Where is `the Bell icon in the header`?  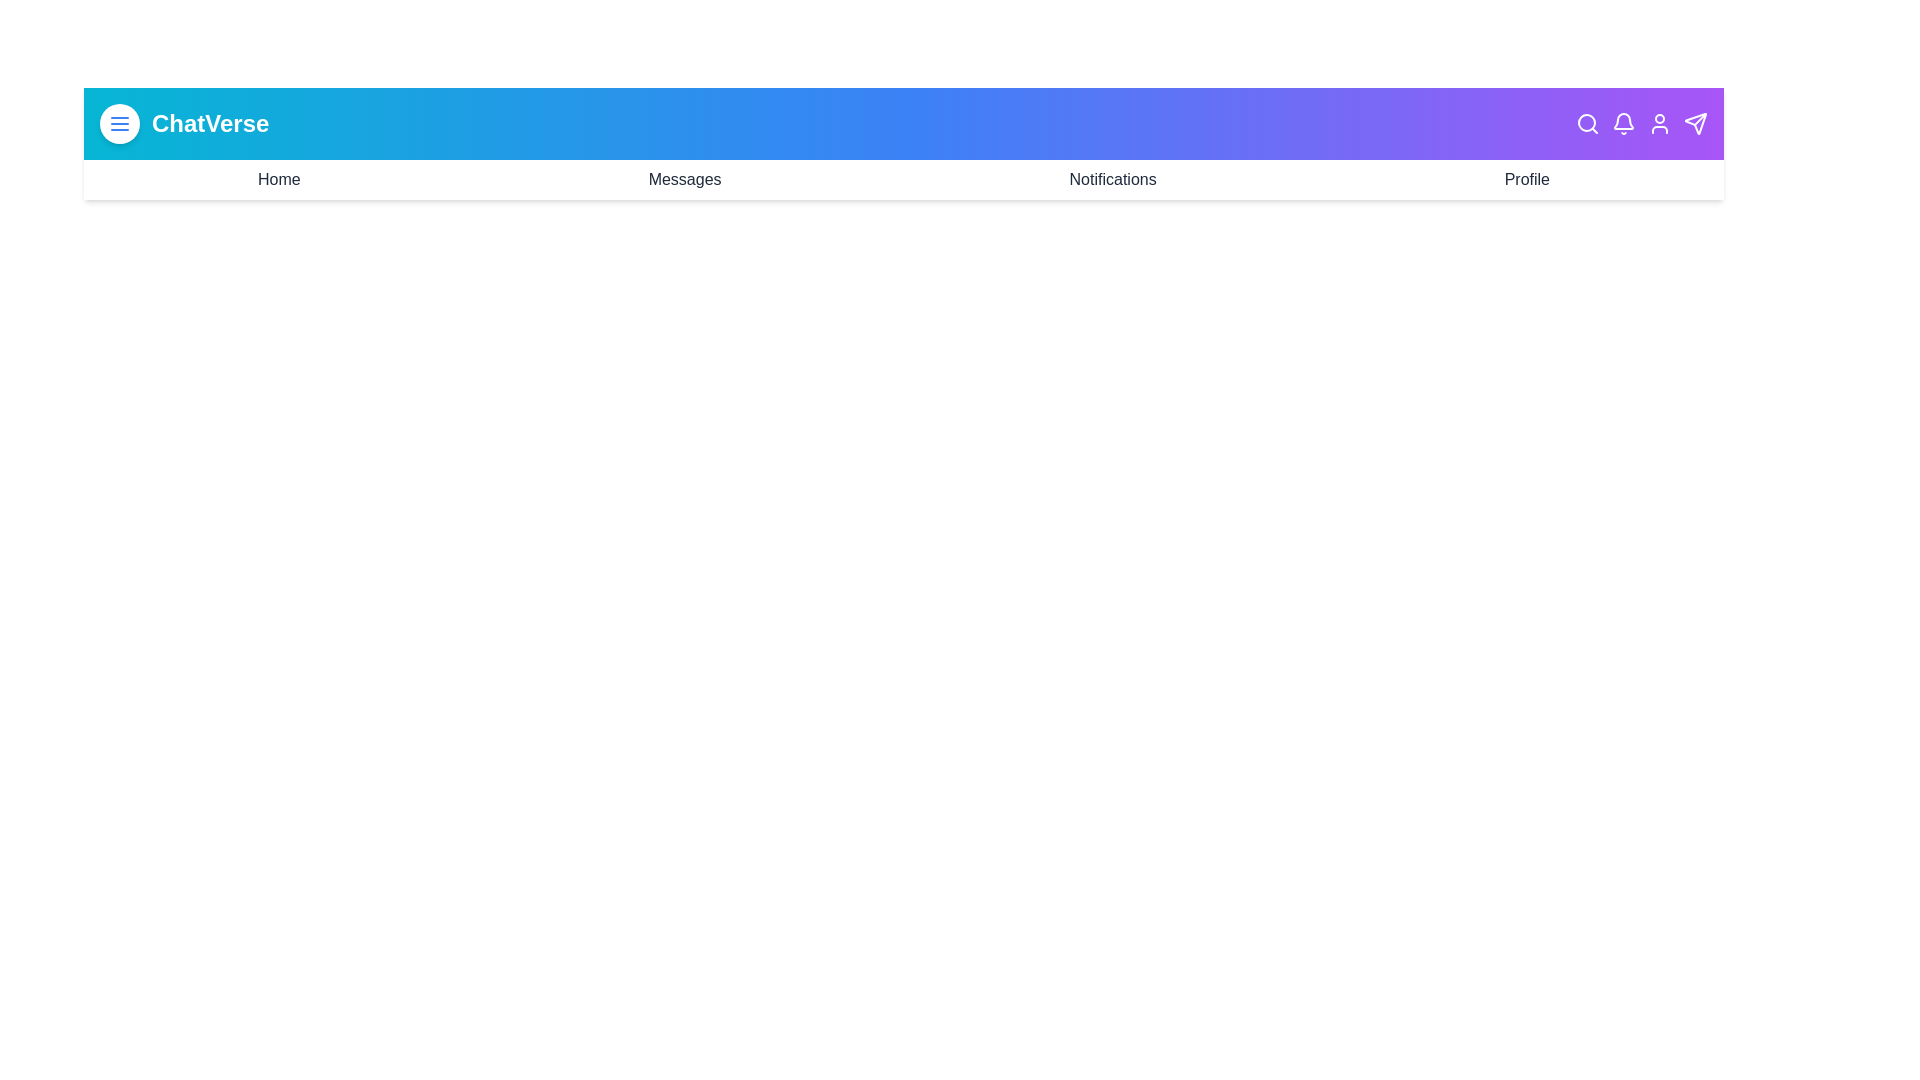
the Bell icon in the header is located at coordinates (1623, 123).